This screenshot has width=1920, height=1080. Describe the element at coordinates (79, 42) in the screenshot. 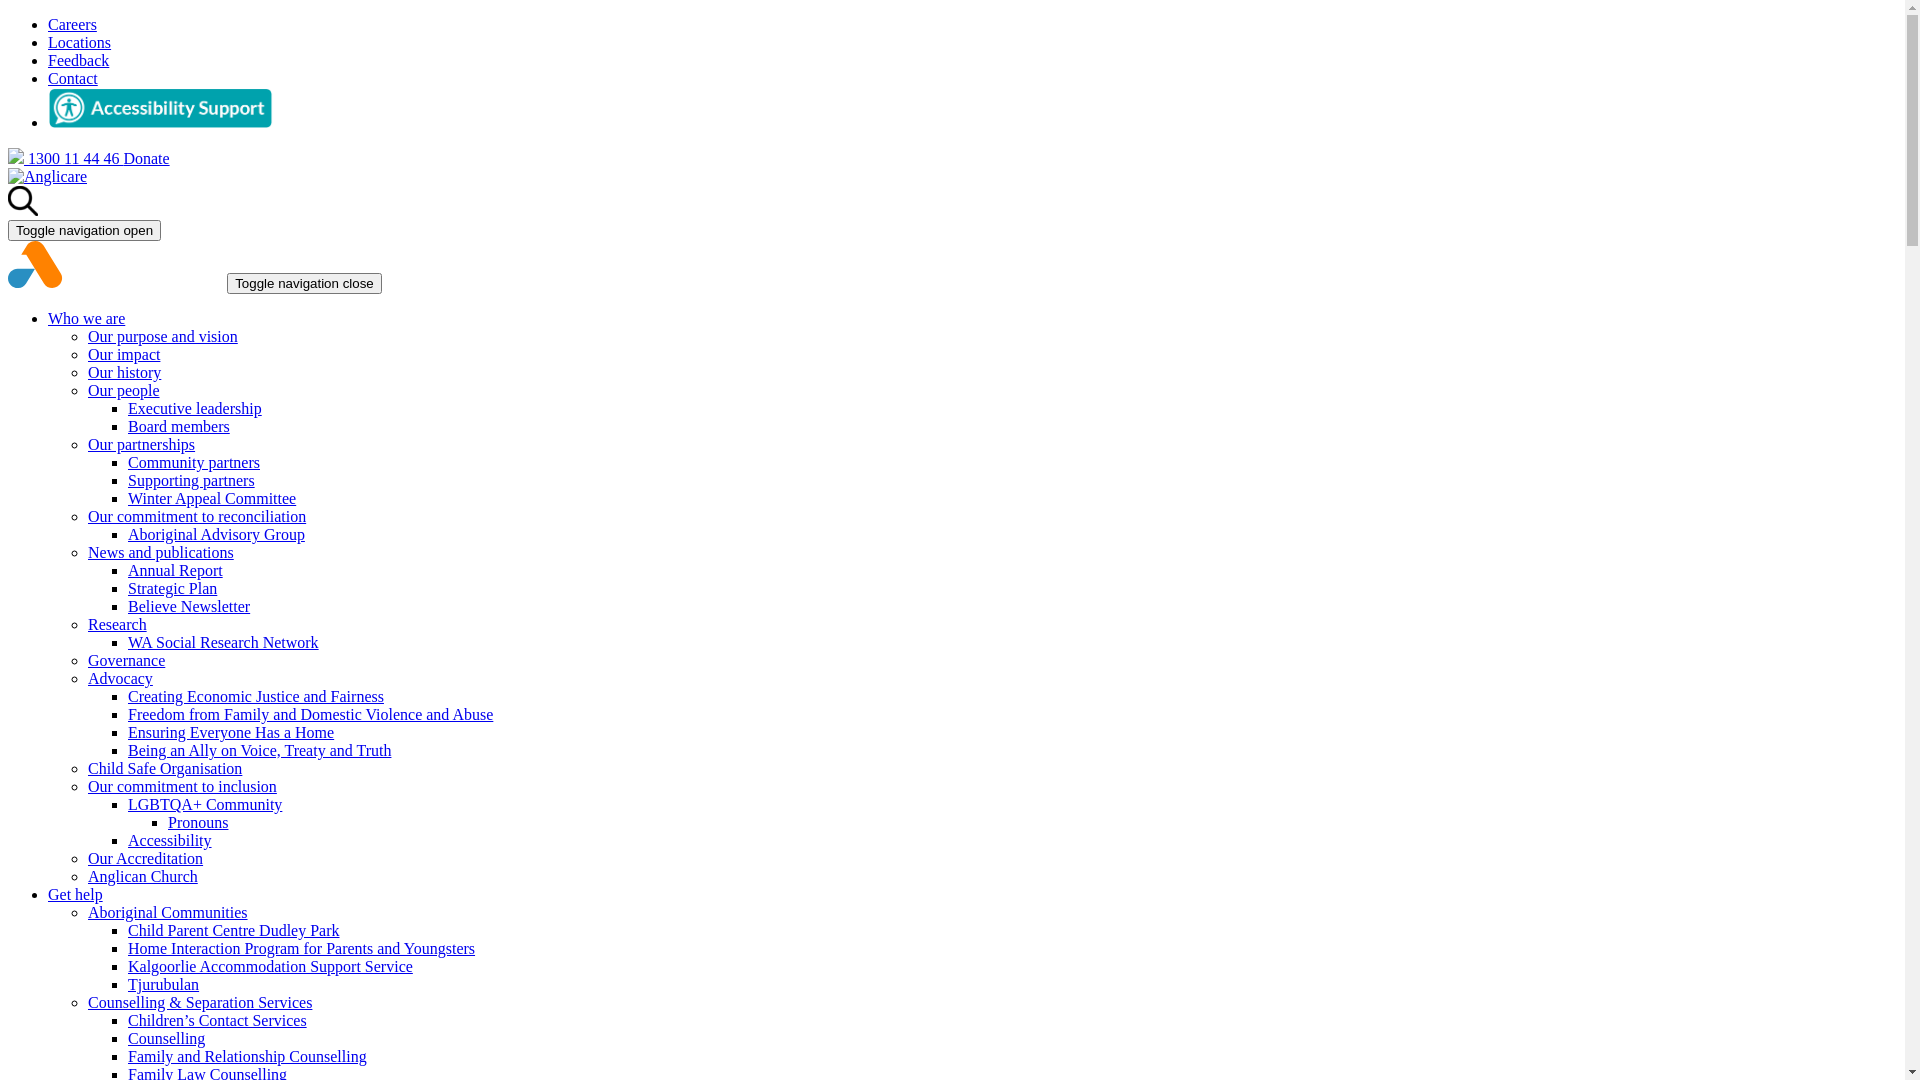

I see `'Locations'` at that location.